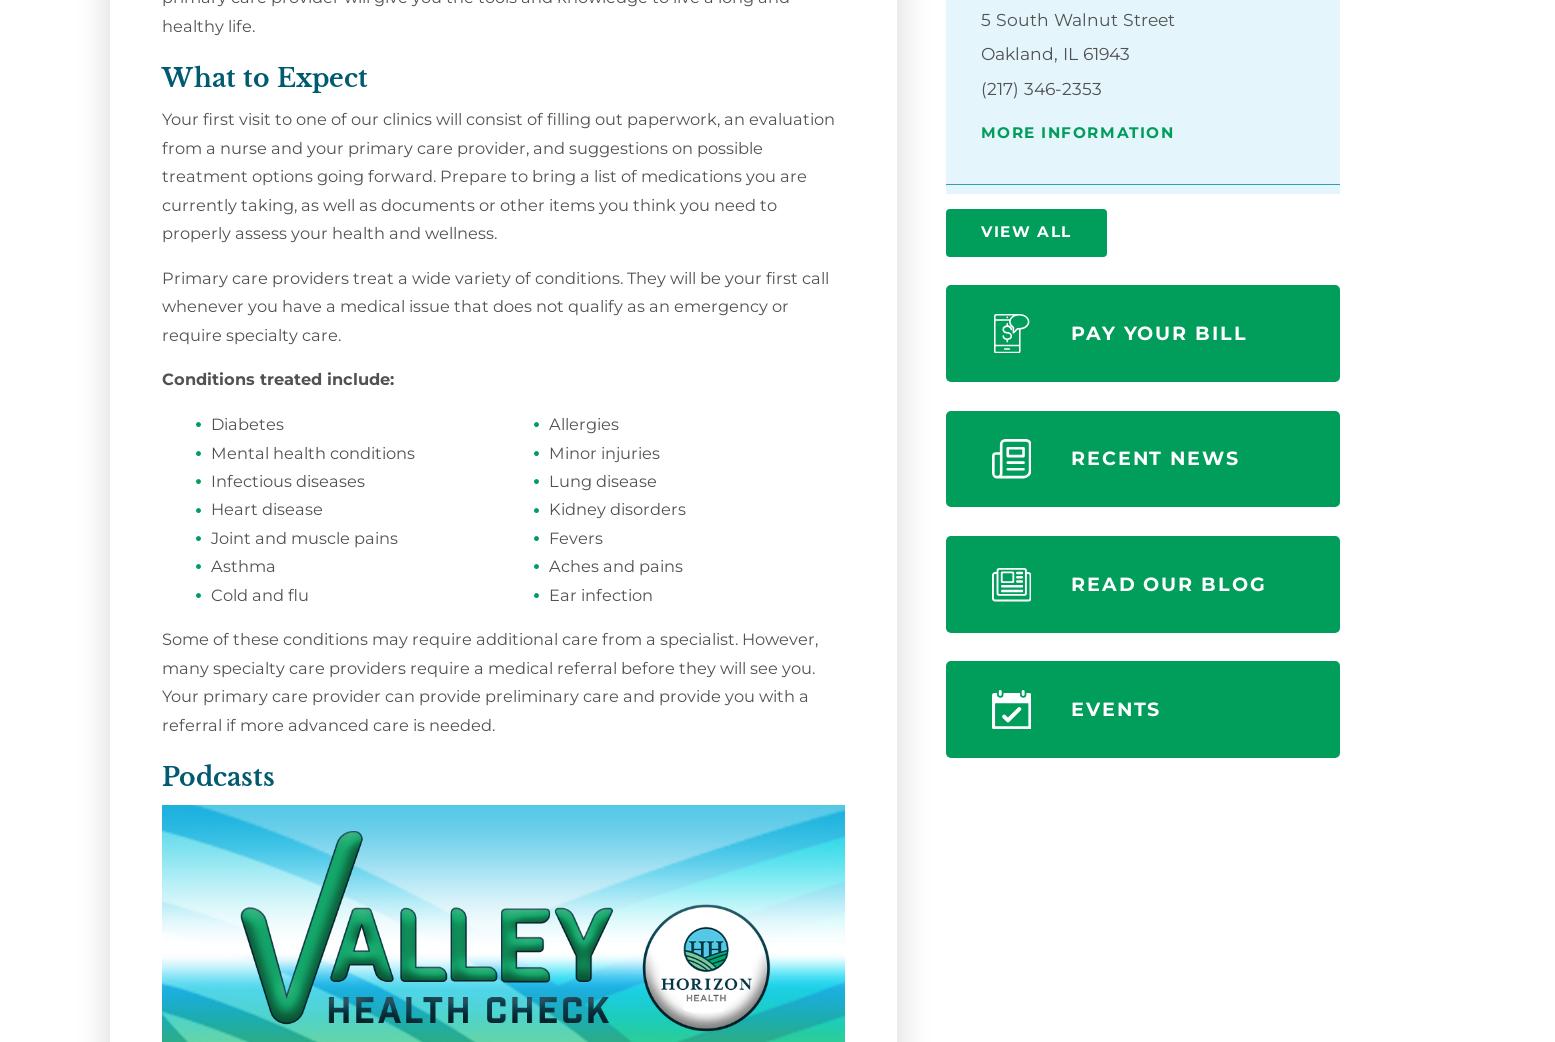 This screenshot has width=1555, height=1042. What do you see at coordinates (548, 422) in the screenshot?
I see `'Allergies'` at bounding box center [548, 422].